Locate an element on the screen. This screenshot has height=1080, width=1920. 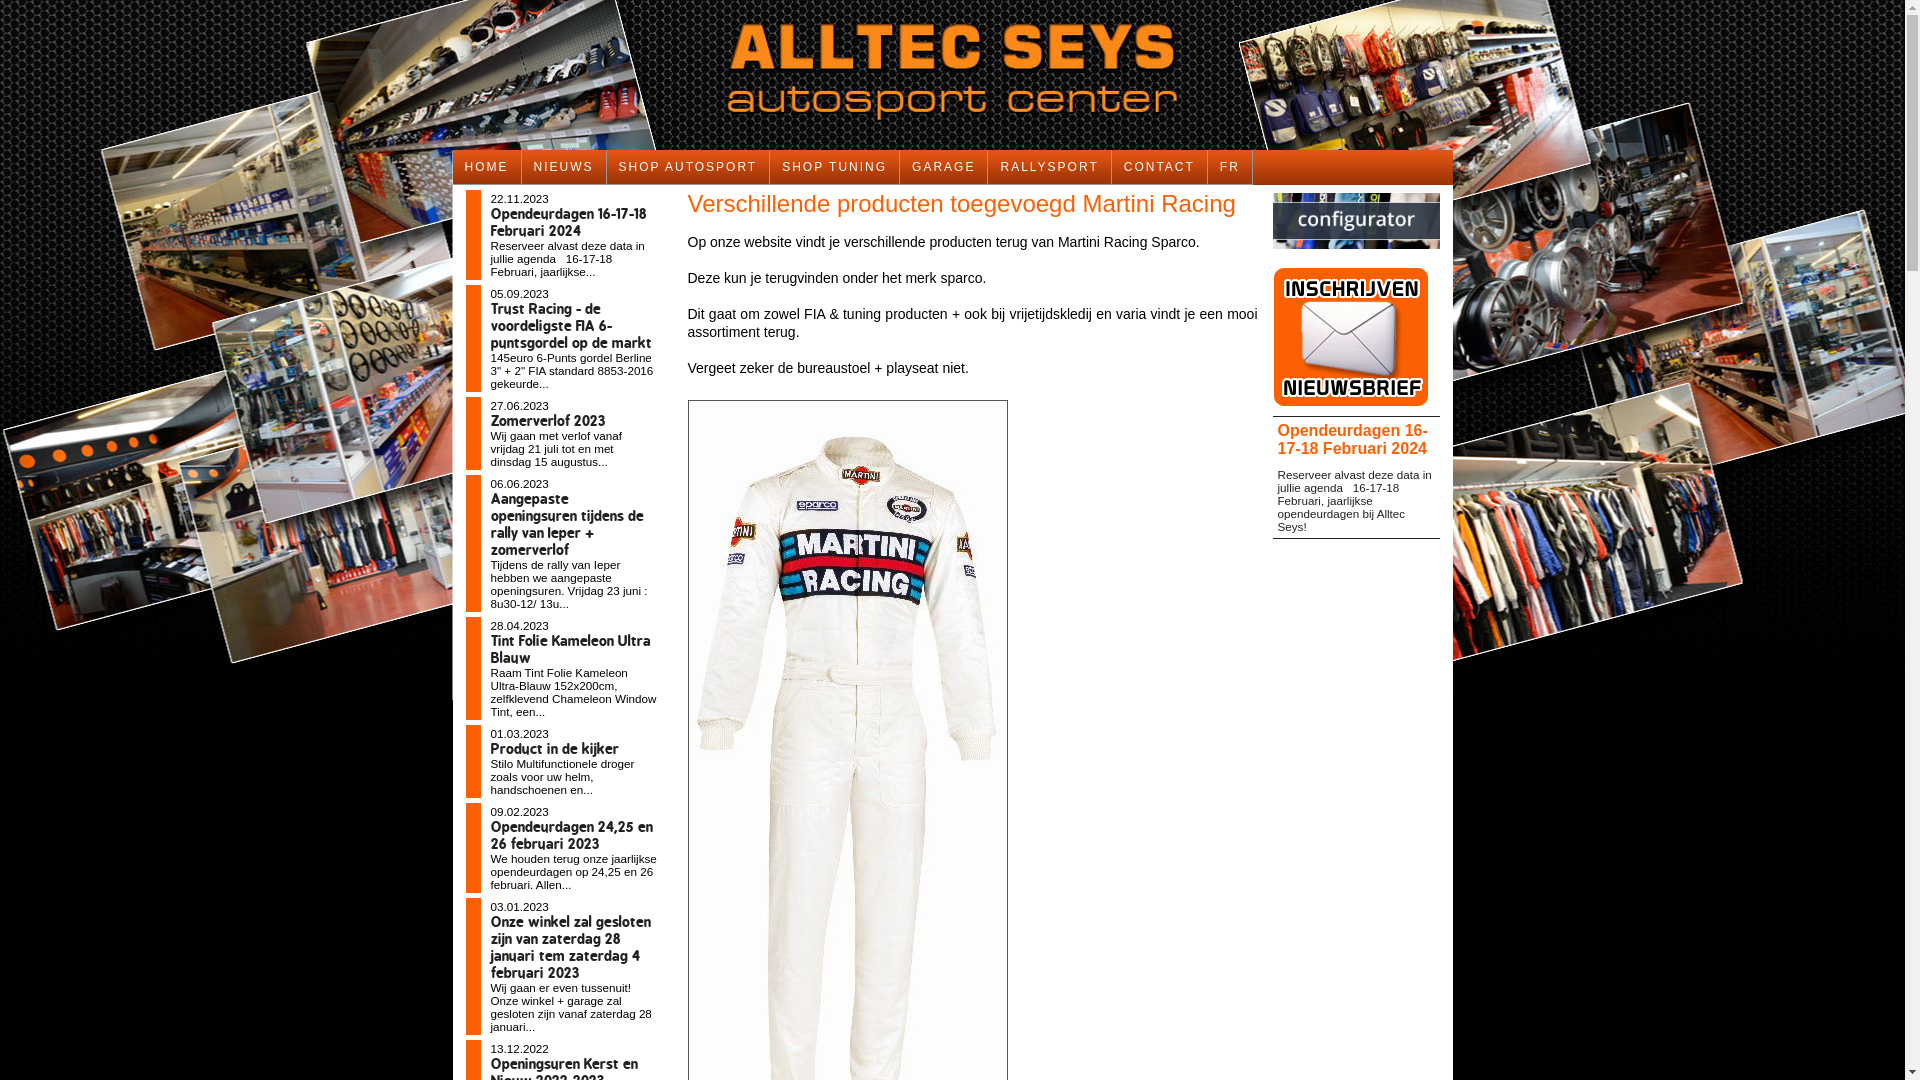
'GARAGE' is located at coordinates (943, 166).